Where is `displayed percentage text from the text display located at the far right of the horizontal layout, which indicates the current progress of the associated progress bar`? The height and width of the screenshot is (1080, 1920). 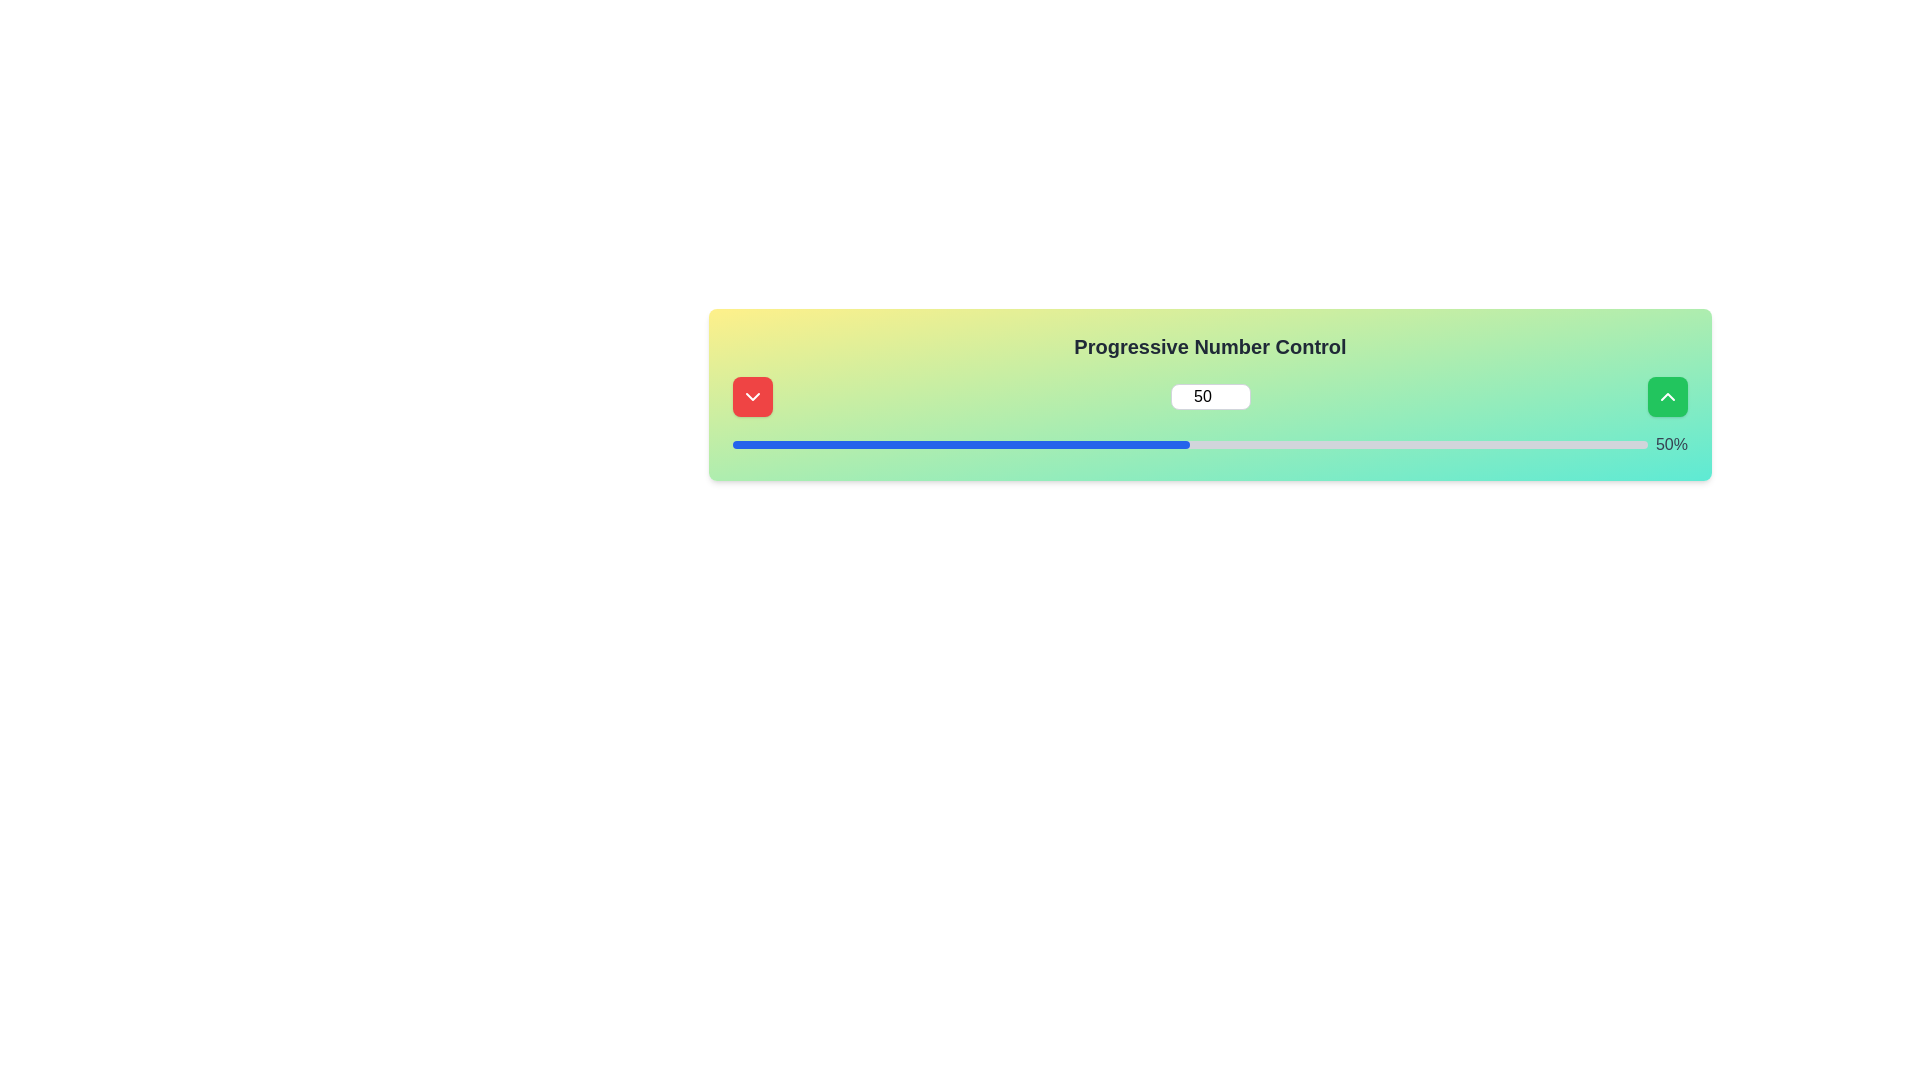 displayed percentage text from the text display located at the far right of the horizontal layout, which indicates the current progress of the associated progress bar is located at coordinates (1671, 443).